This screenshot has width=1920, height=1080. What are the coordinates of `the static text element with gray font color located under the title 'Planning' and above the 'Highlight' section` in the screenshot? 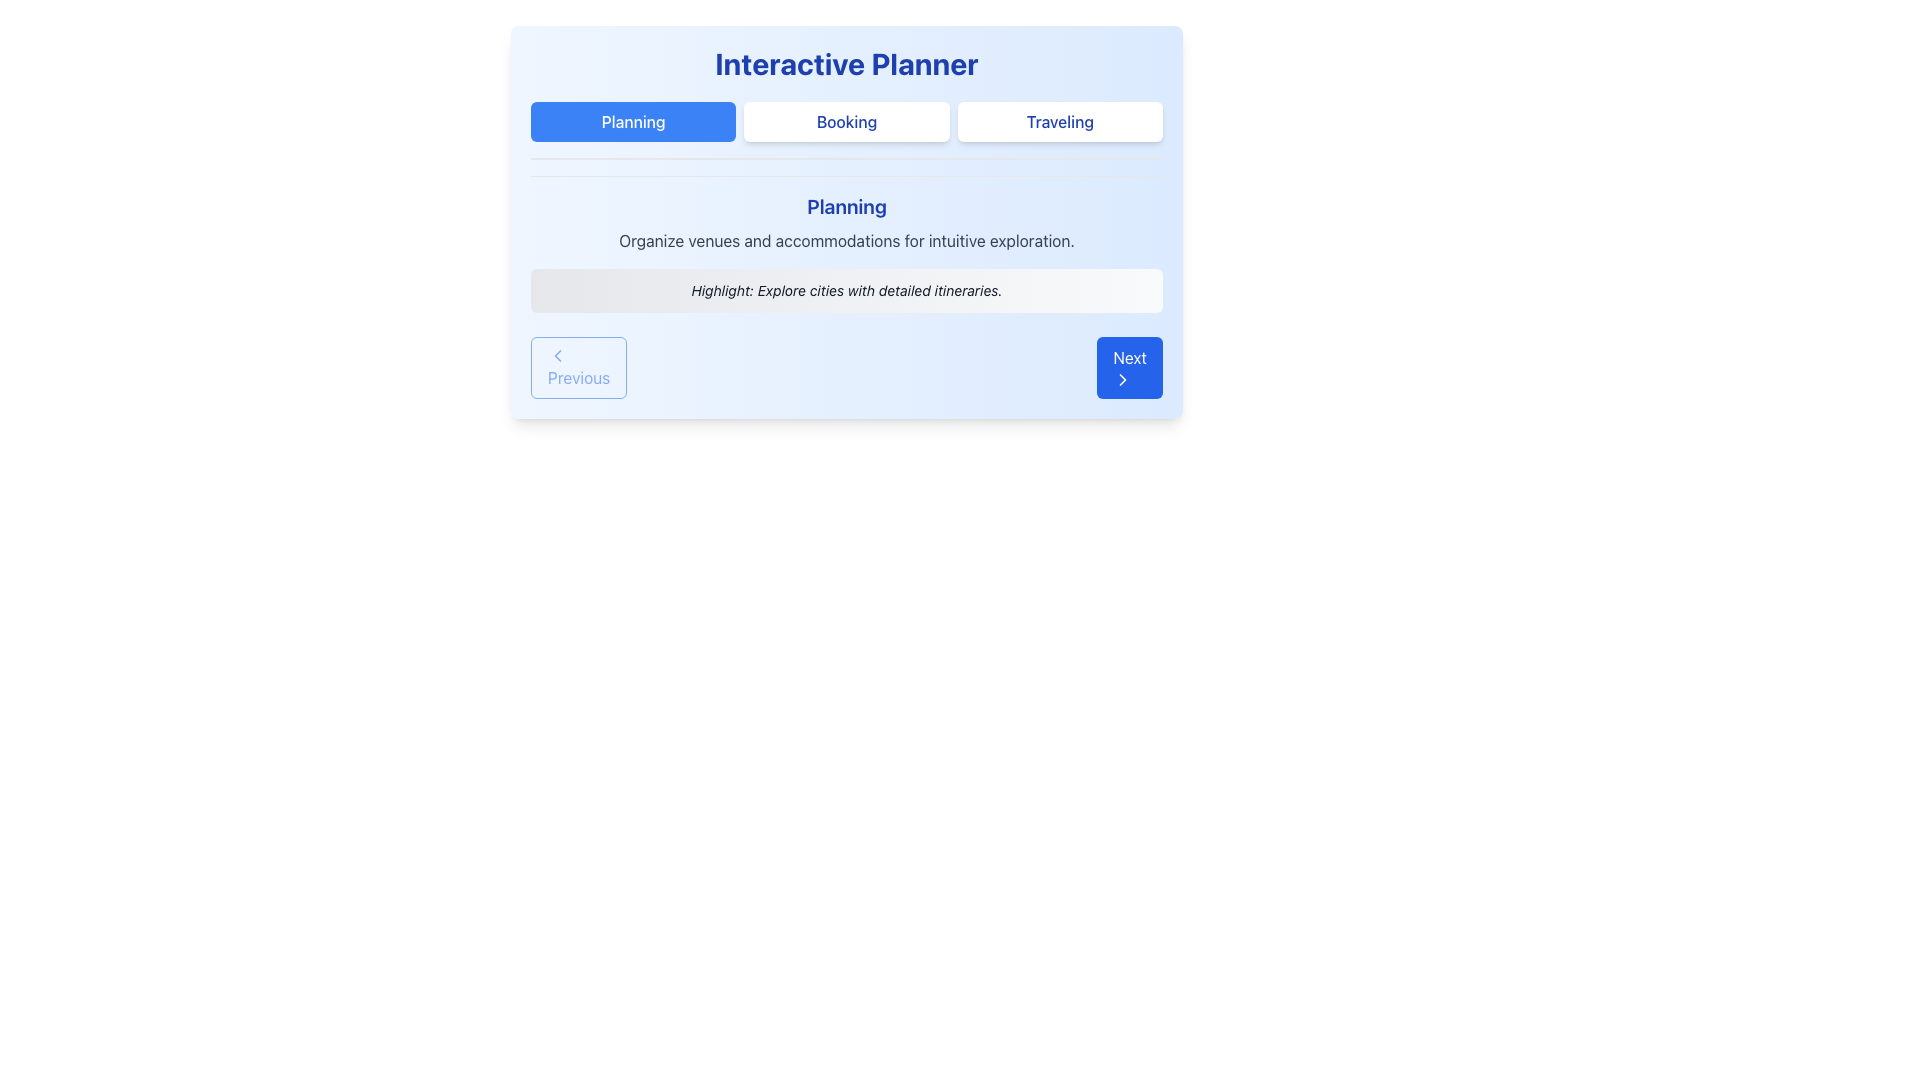 It's located at (846, 239).